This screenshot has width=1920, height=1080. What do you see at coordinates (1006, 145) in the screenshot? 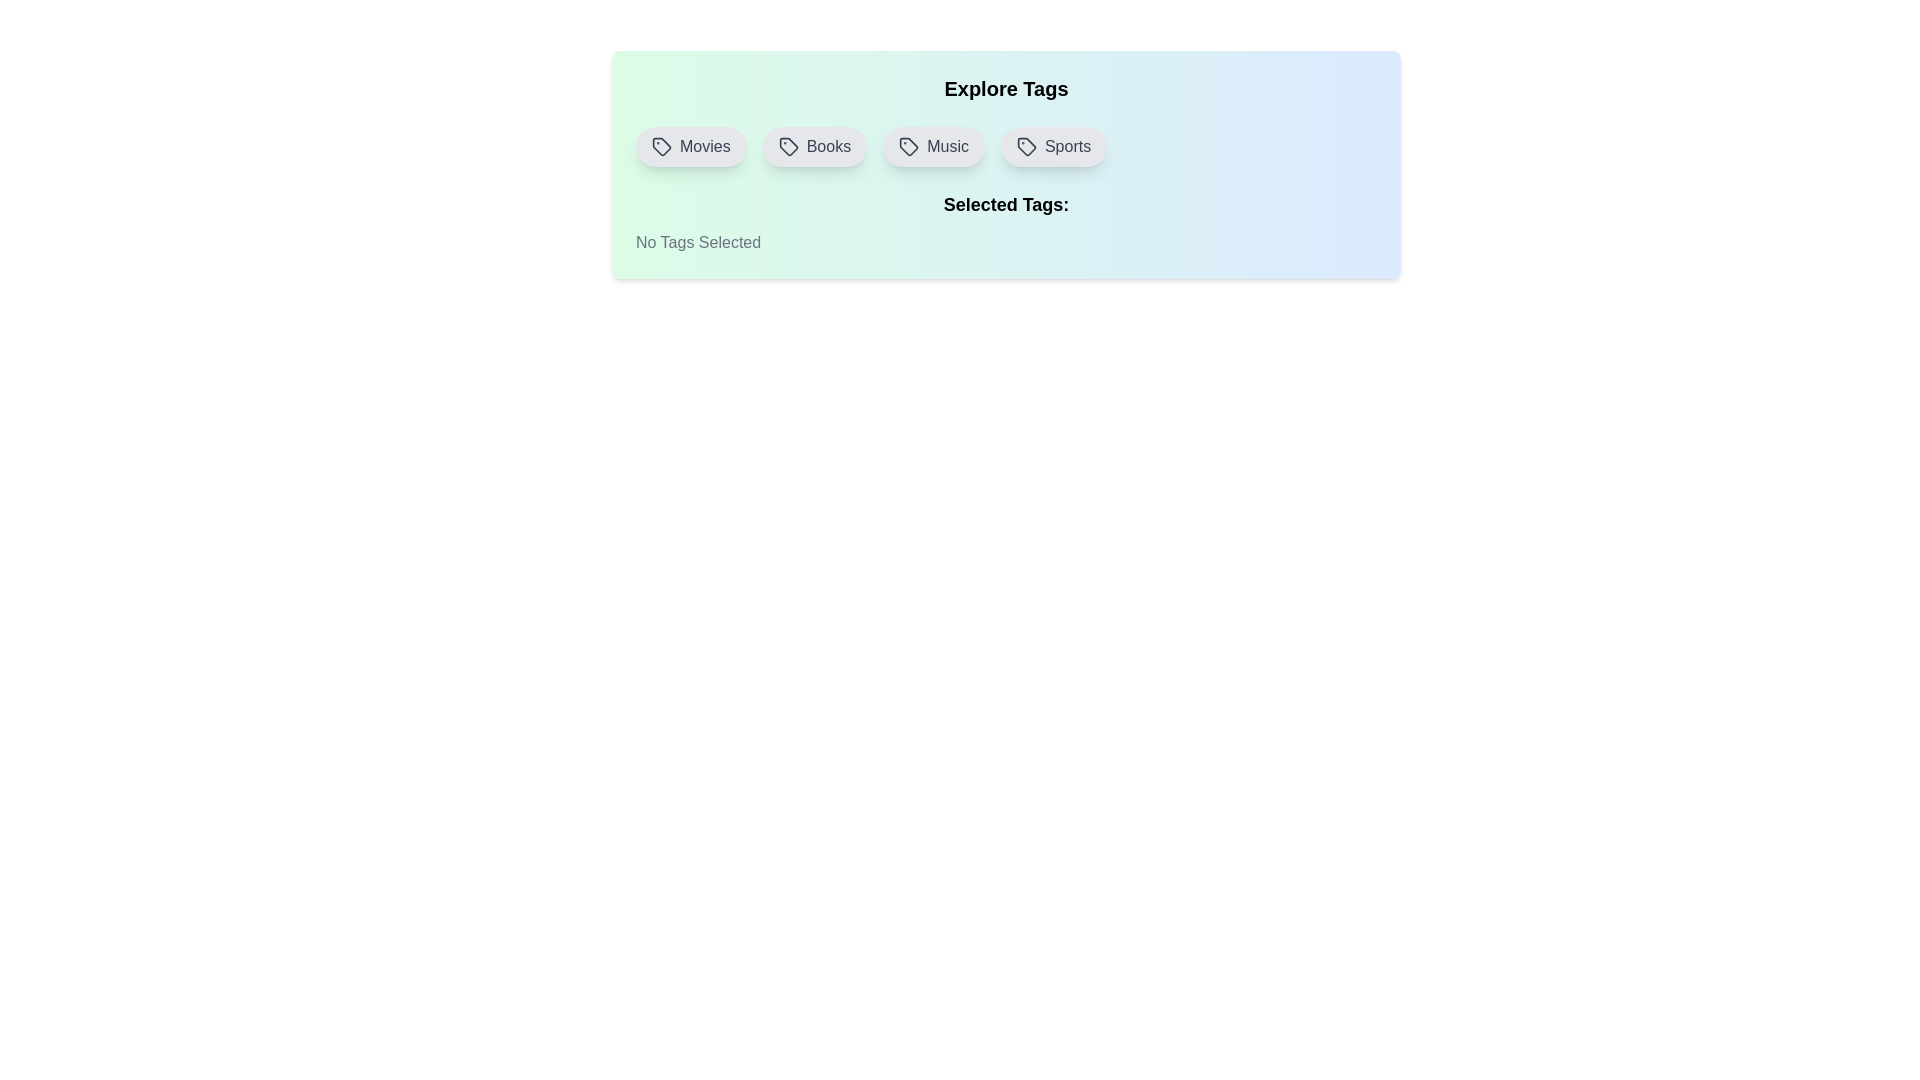
I see `the tag selection interface located below the 'Explore Tags' title` at bounding box center [1006, 145].